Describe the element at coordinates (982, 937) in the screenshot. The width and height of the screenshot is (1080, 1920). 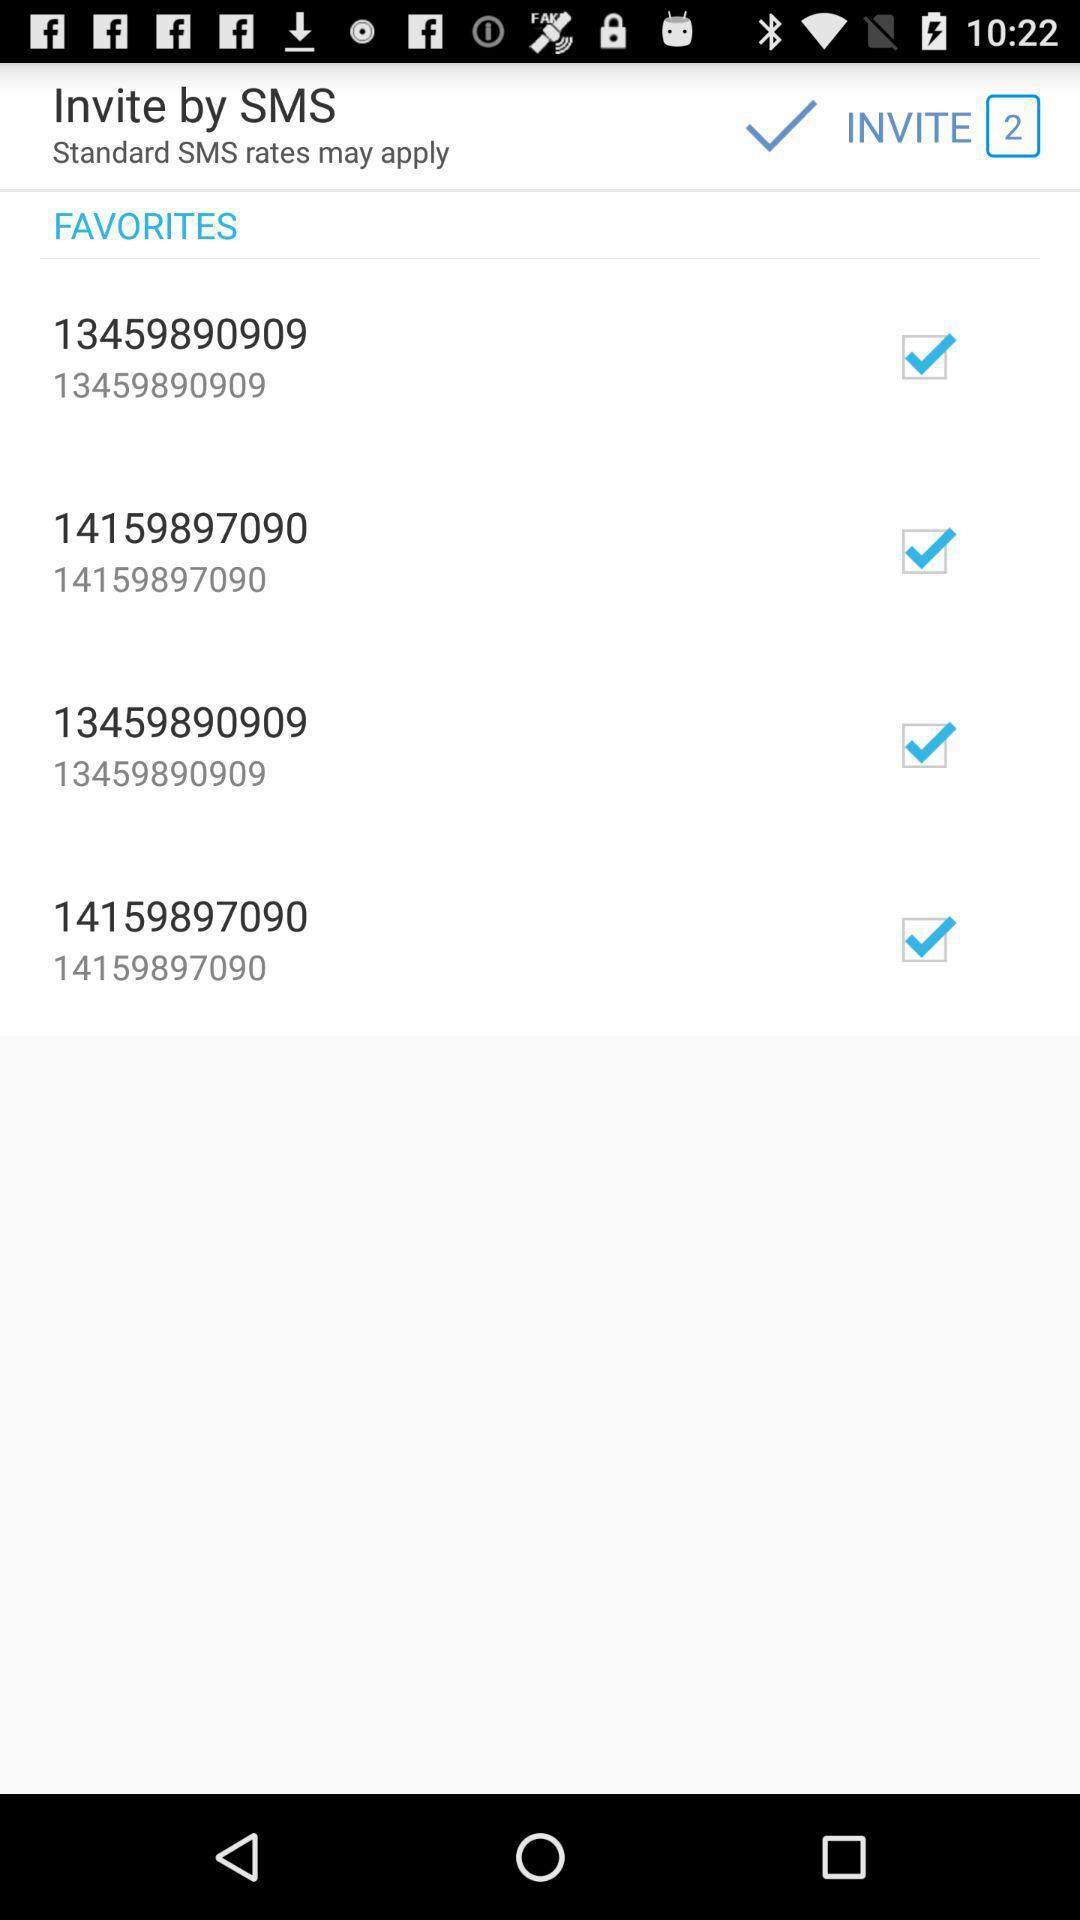
I see `invite 14159897090 to your sms` at that location.